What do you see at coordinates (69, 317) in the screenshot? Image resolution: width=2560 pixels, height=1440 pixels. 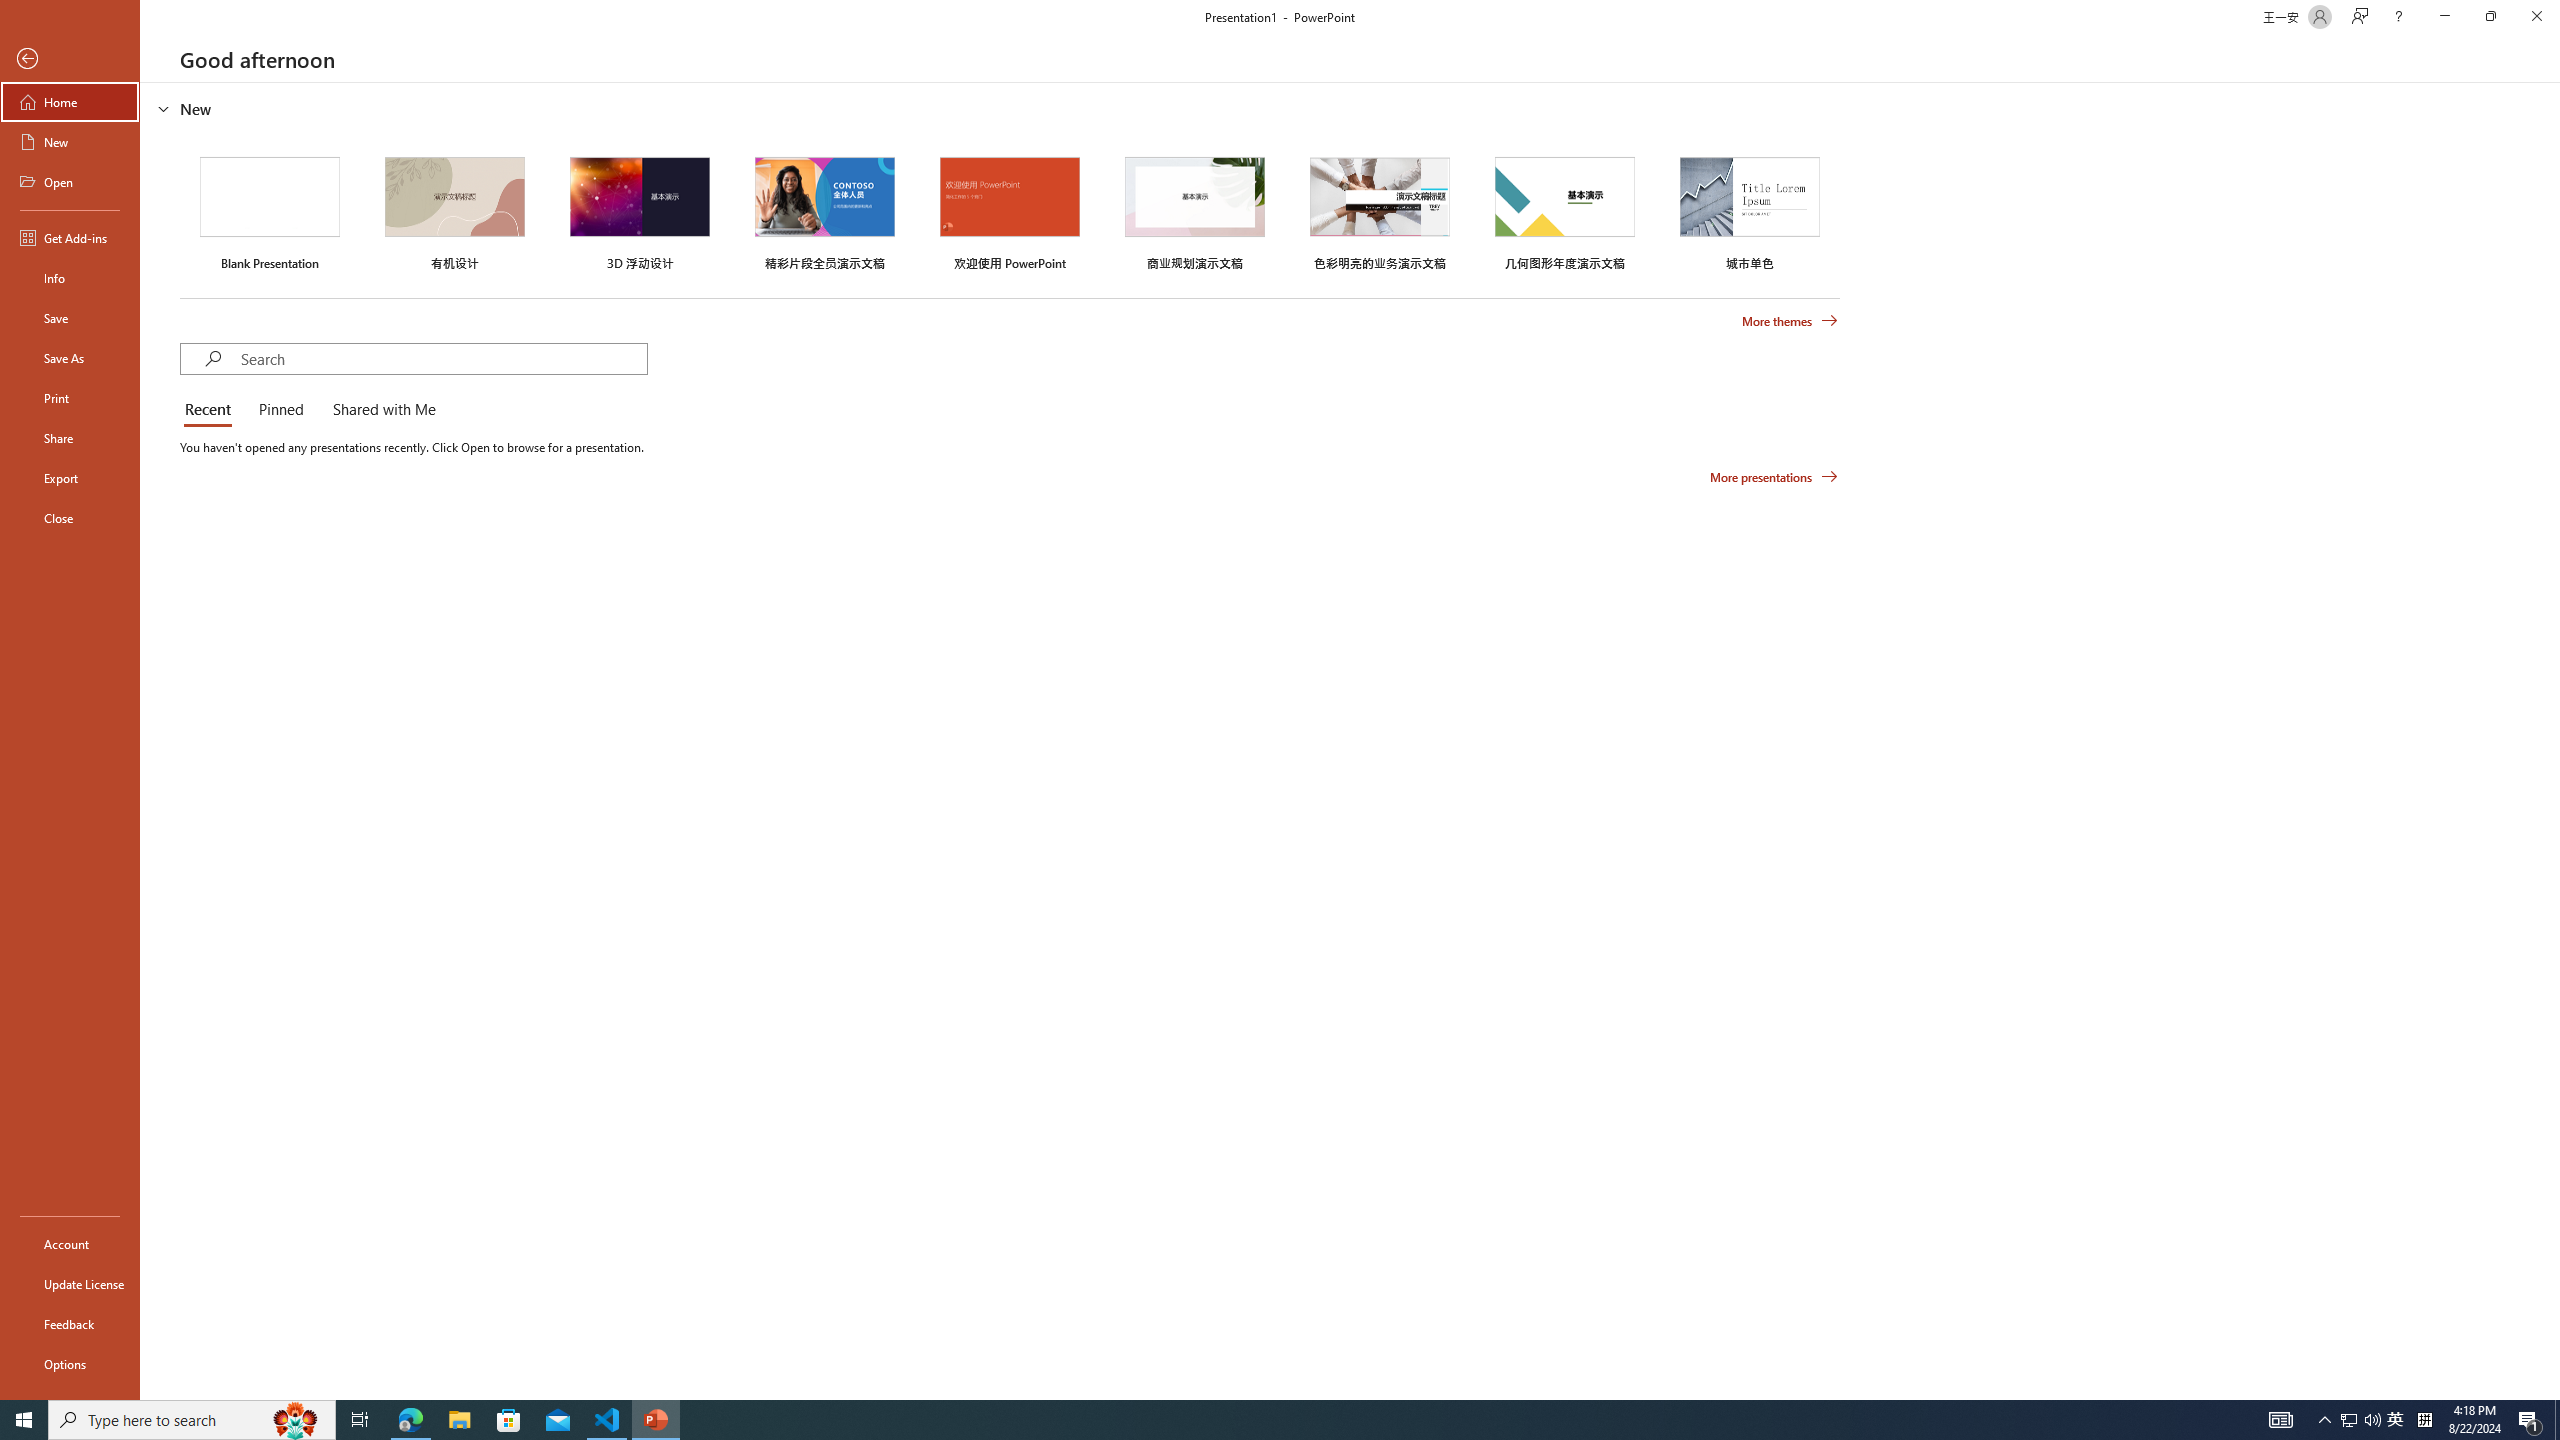 I see `'Save'` at bounding box center [69, 317].